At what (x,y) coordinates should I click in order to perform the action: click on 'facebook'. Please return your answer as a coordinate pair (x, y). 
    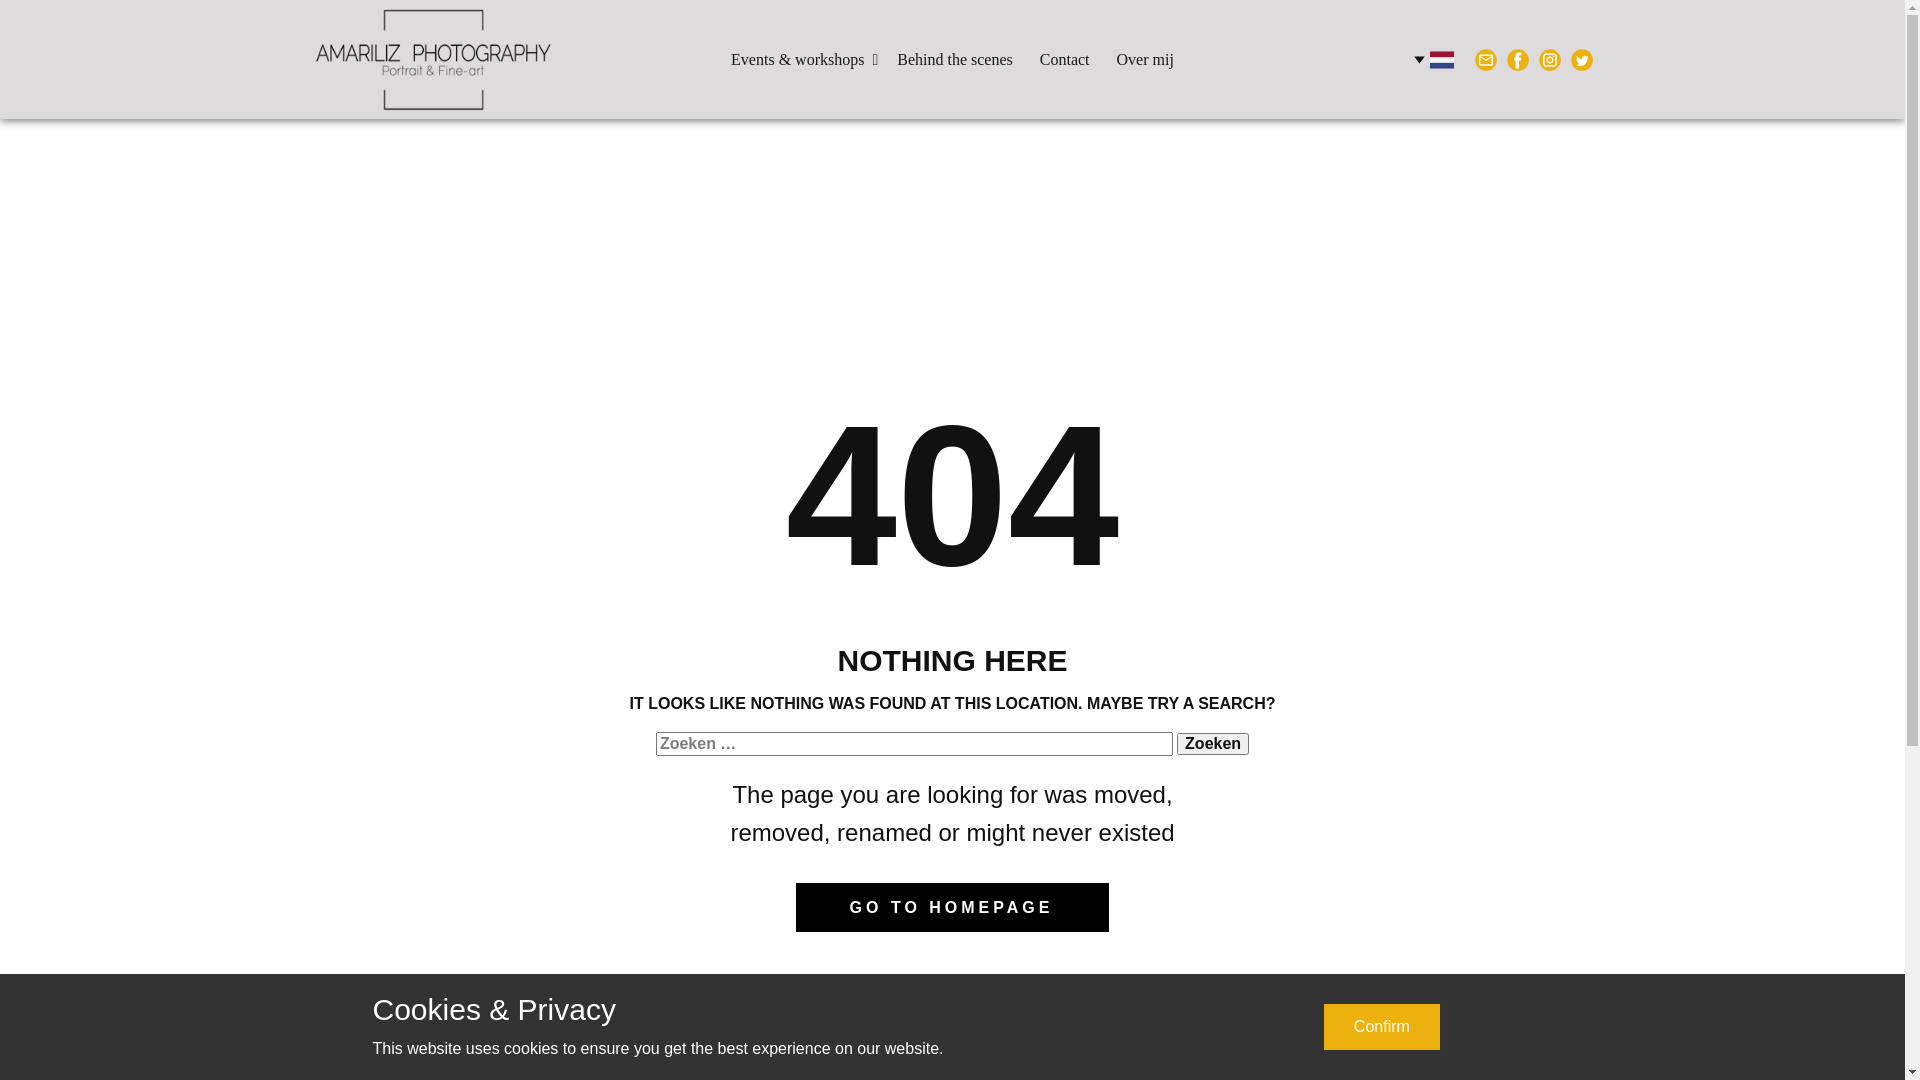
    Looking at the image, I should click on (1516, 59).